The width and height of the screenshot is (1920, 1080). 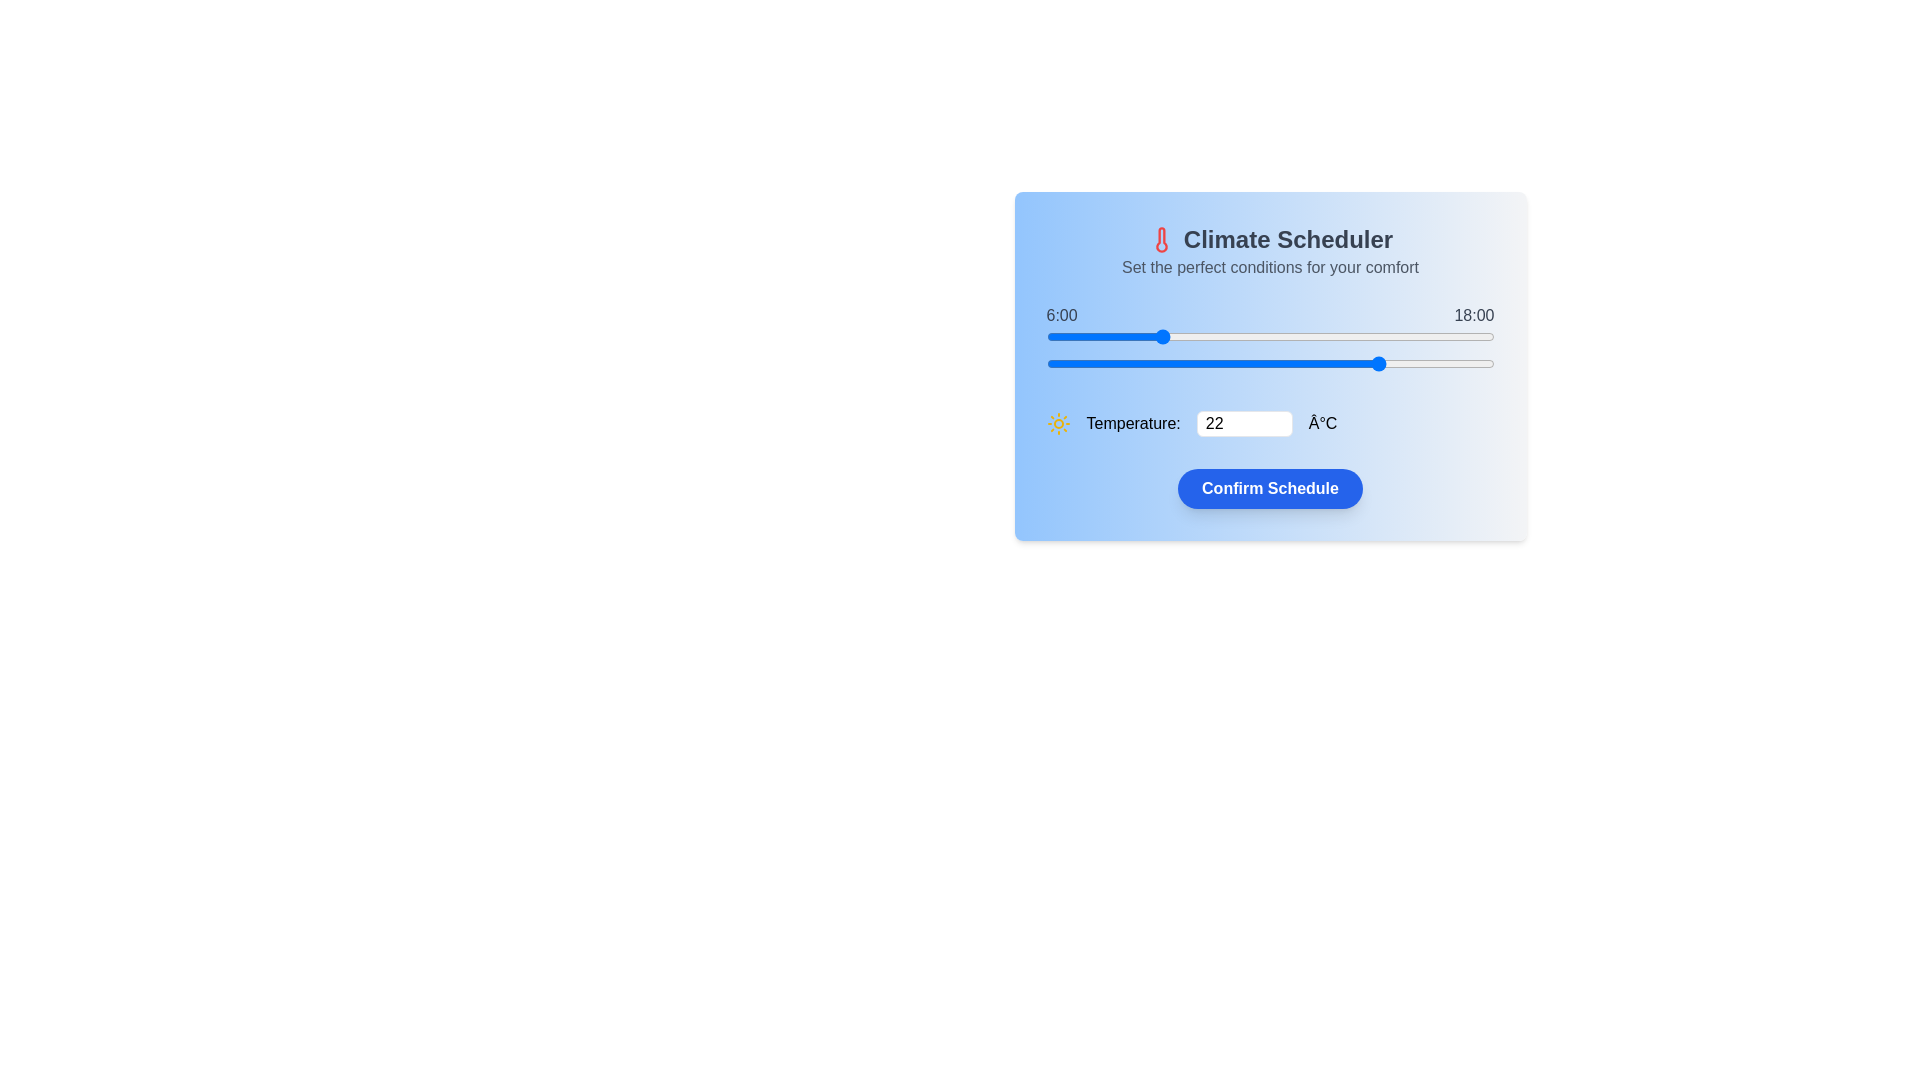 What do you see at coordinates (1269, 489) in the screenshot?
I see `the 'Confirm Schedule' button, which has rounded corners, a vibrant blue color, and white text, to observe its hover effect` at bounding box center [1269, 489].